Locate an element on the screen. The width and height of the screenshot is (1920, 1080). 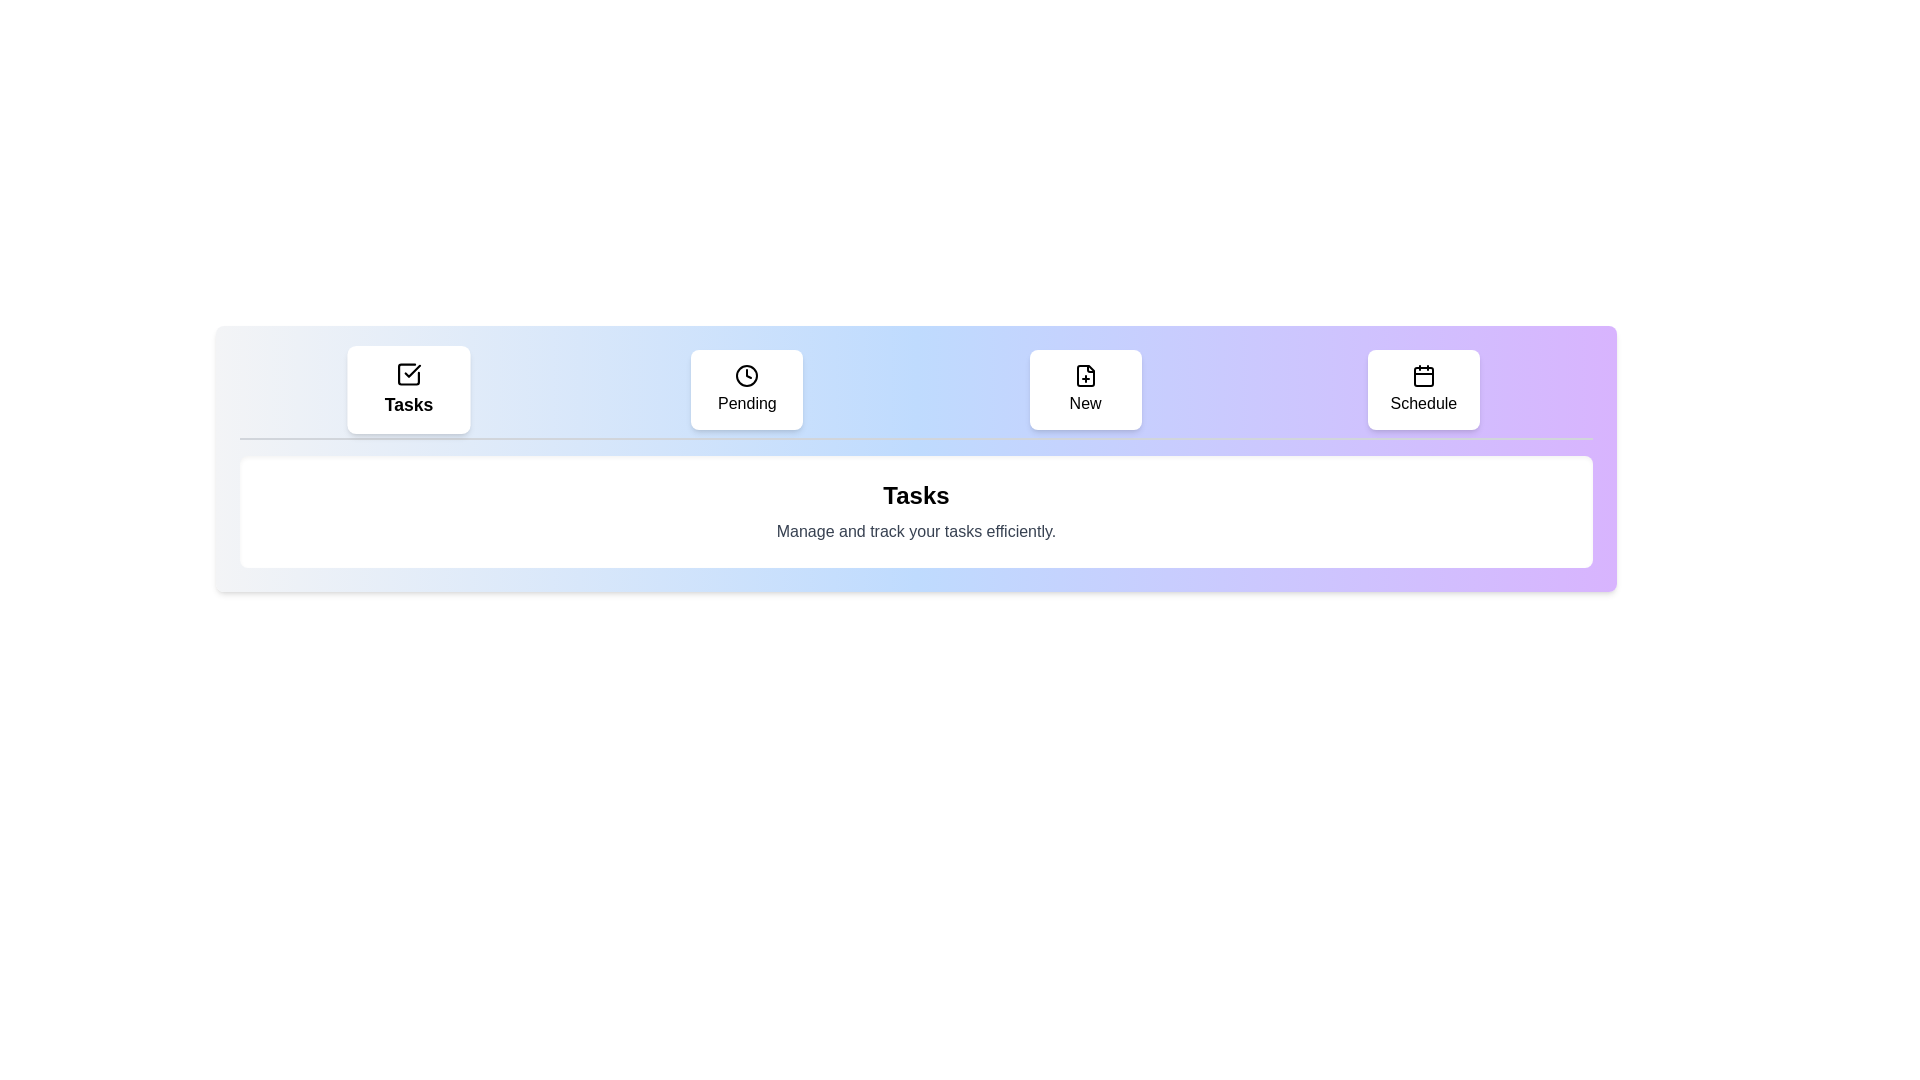
the tab labeled Tasks to select it is located at coordinates (407, 389).